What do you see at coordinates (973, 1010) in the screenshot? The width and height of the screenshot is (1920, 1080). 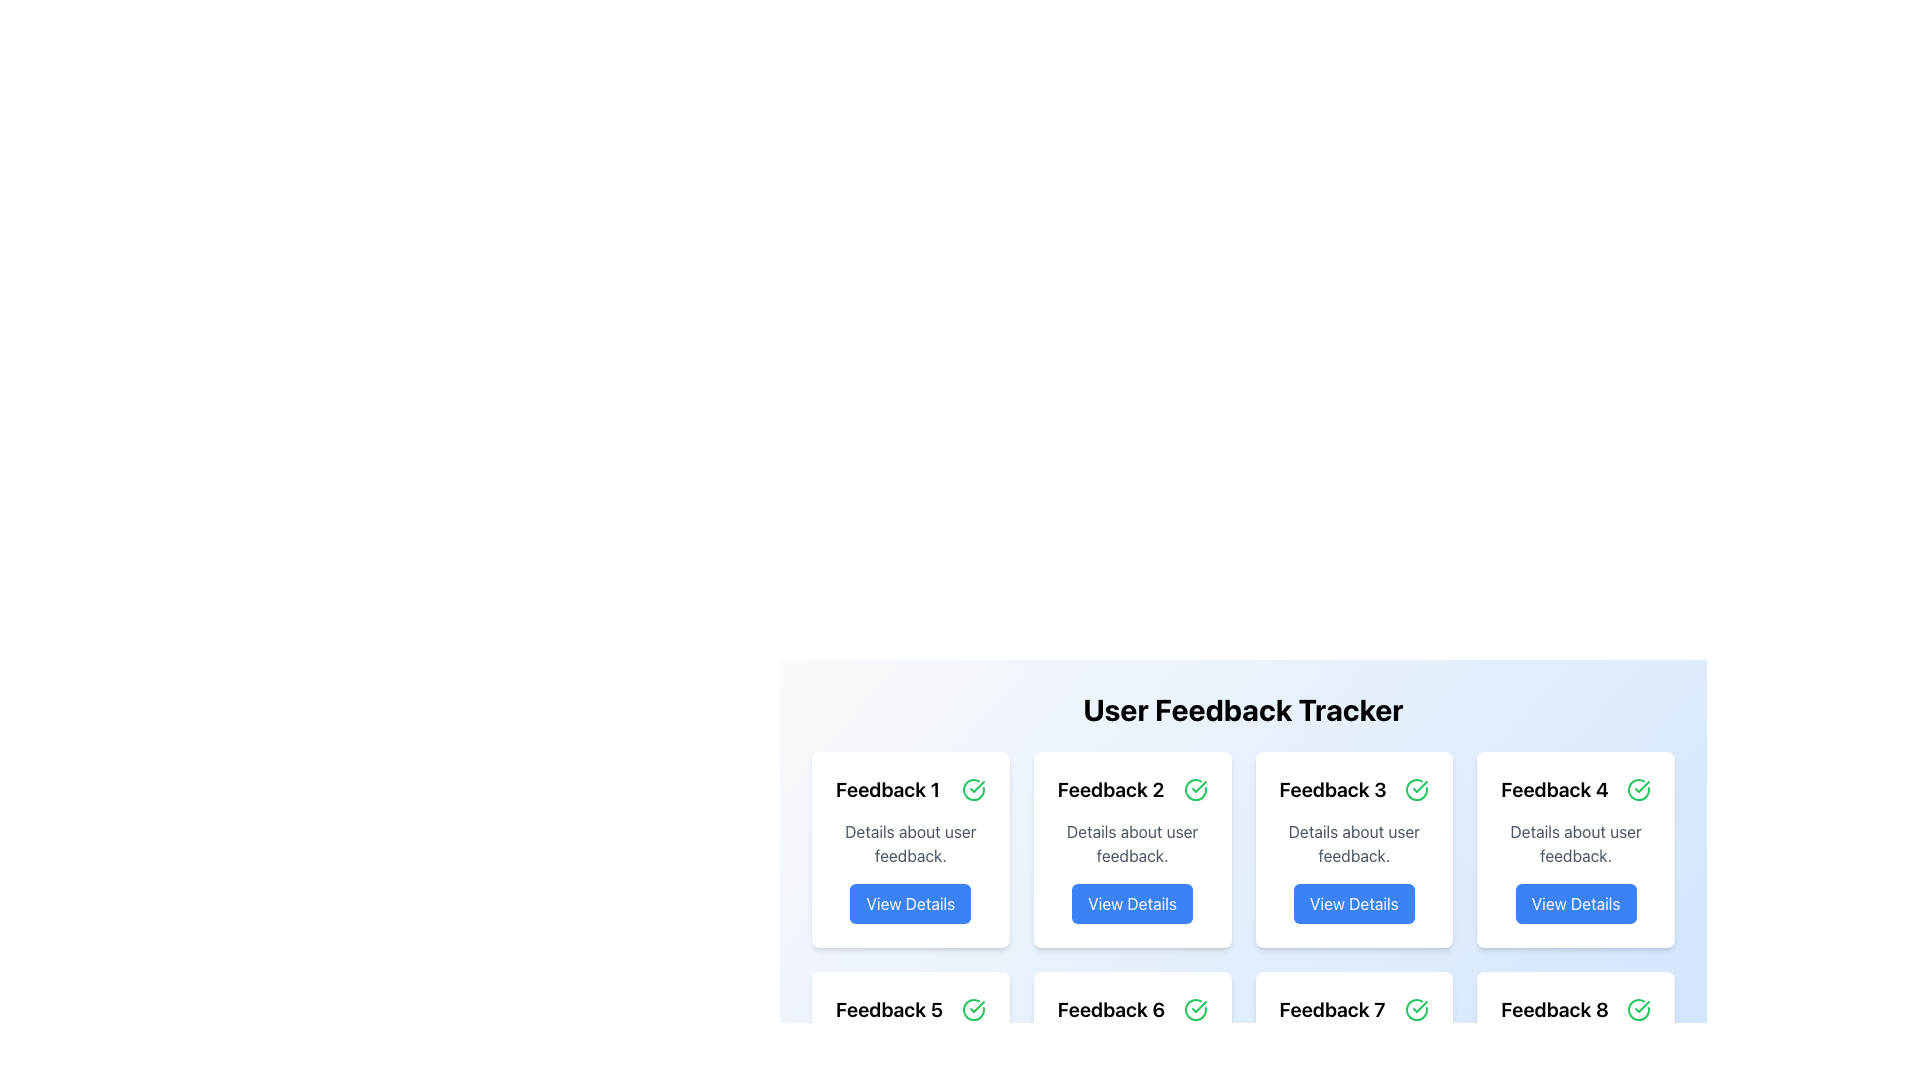 I see `the outer circle of the checkmark-like icon, which is part of the fifth feedback card in a grid layout, to check the feedback status` at bounding box center [973, 1010].